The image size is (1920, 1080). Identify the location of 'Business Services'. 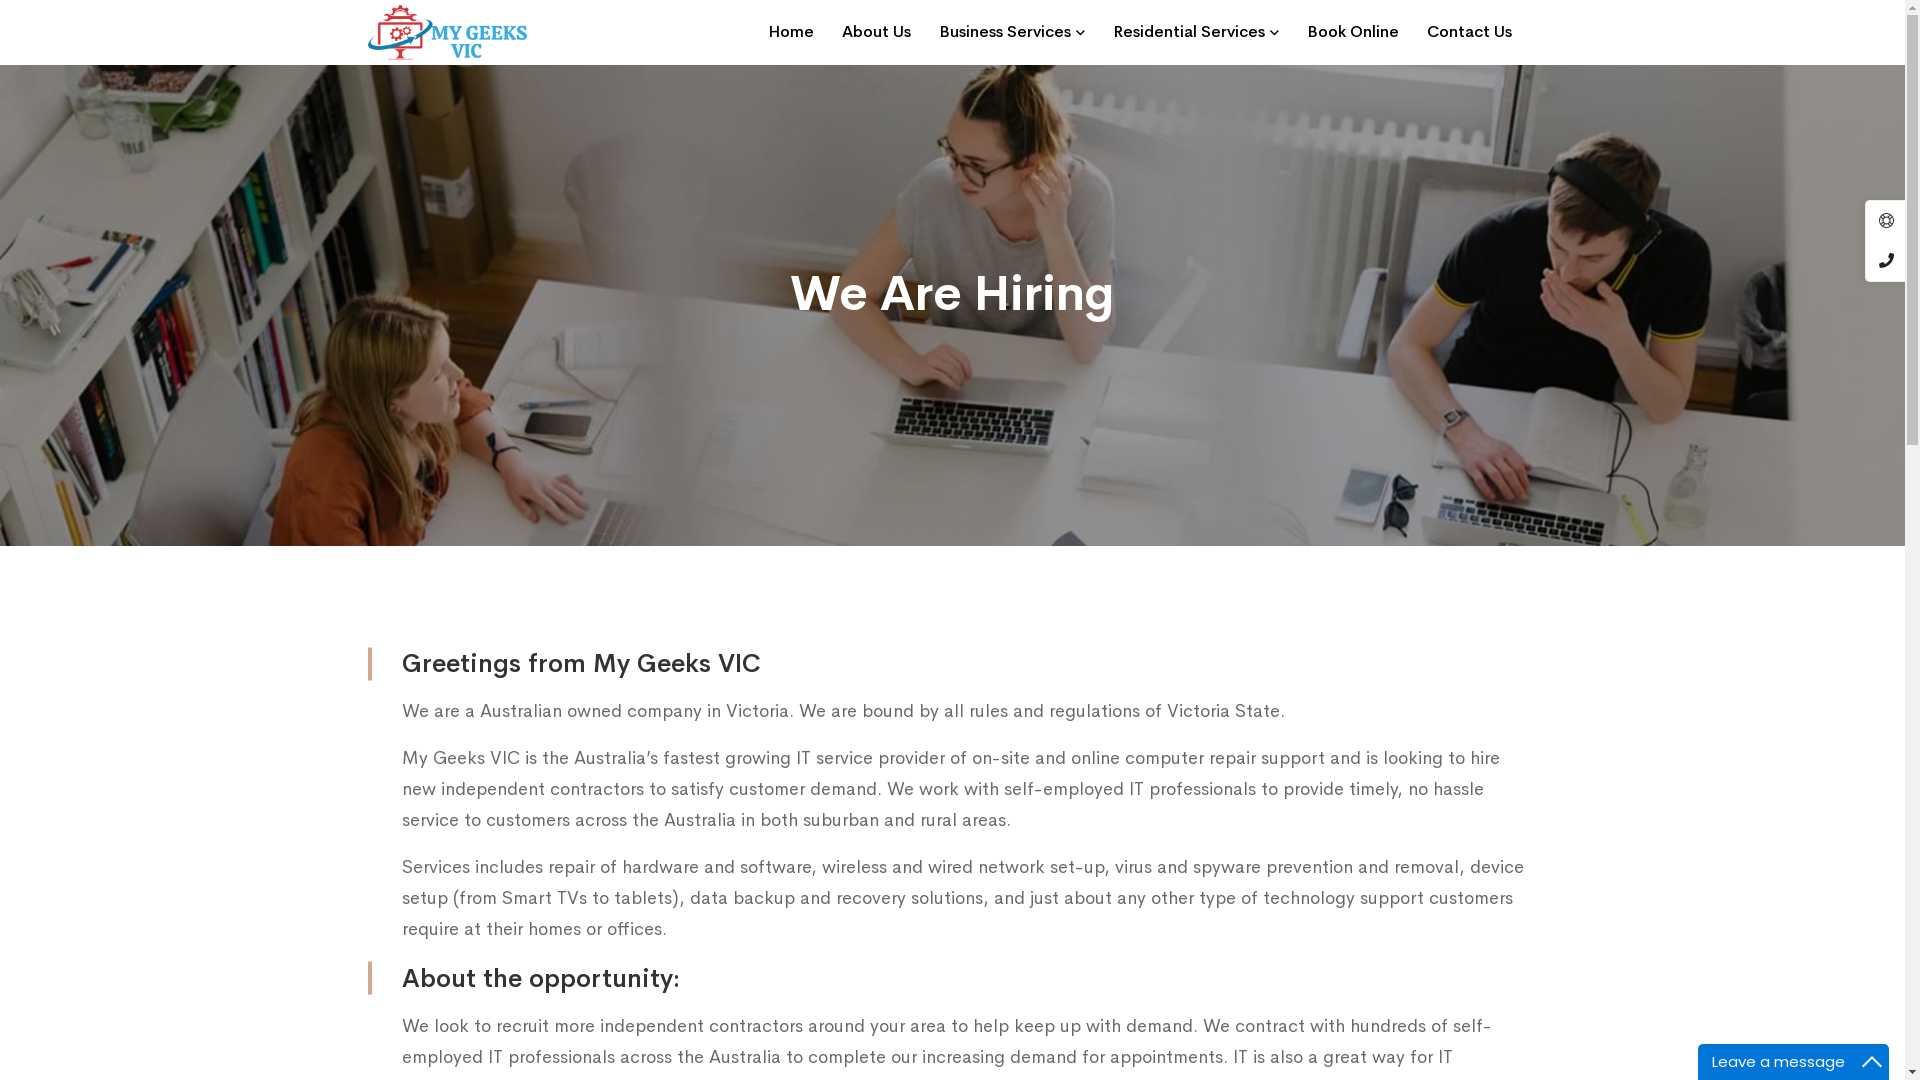
(1011, 32).